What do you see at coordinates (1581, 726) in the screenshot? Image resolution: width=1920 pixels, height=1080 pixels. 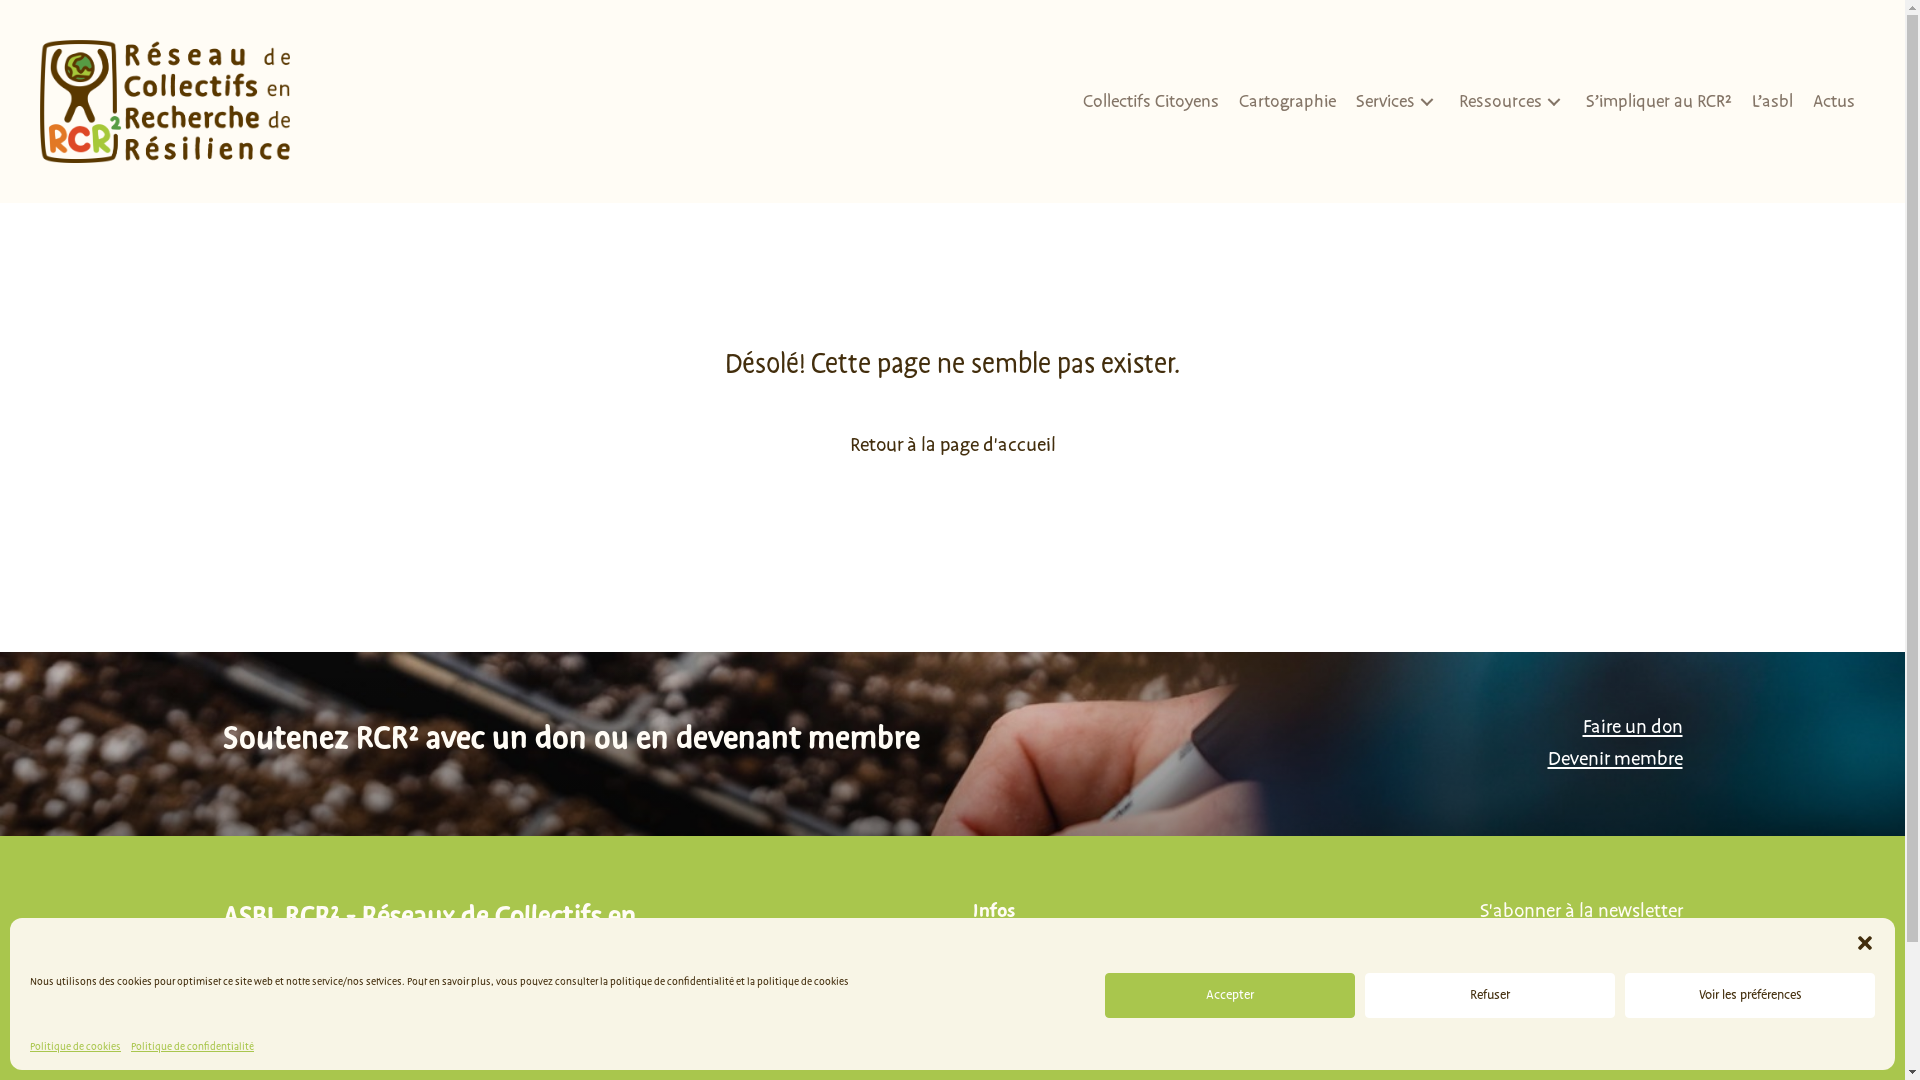 I see `'Faire un don'` at bounding box center [1581, 726].